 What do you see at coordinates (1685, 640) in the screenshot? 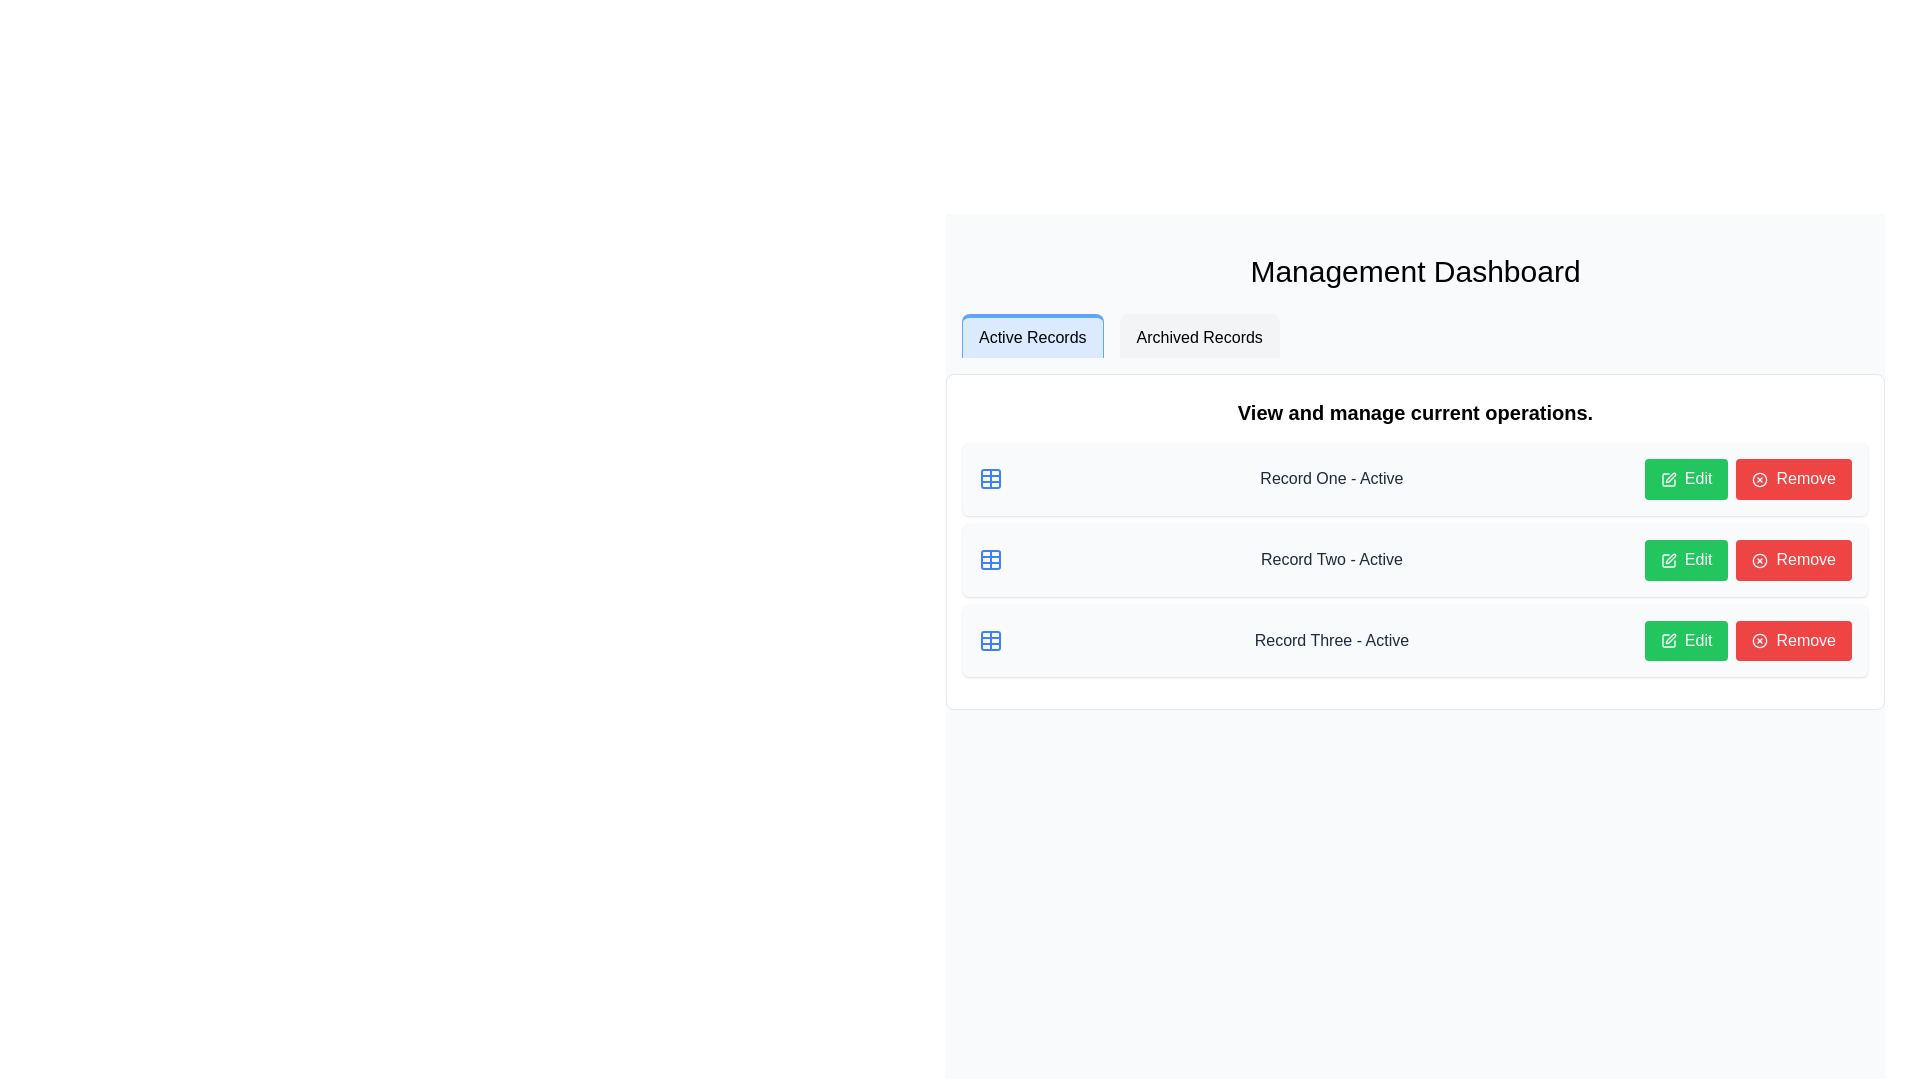
I see `the 'Edit' button with a green background, white text, and a pen icon, located in the lower-right section of the 'Record Three - Active' card` at bounding box center [1685, 640].